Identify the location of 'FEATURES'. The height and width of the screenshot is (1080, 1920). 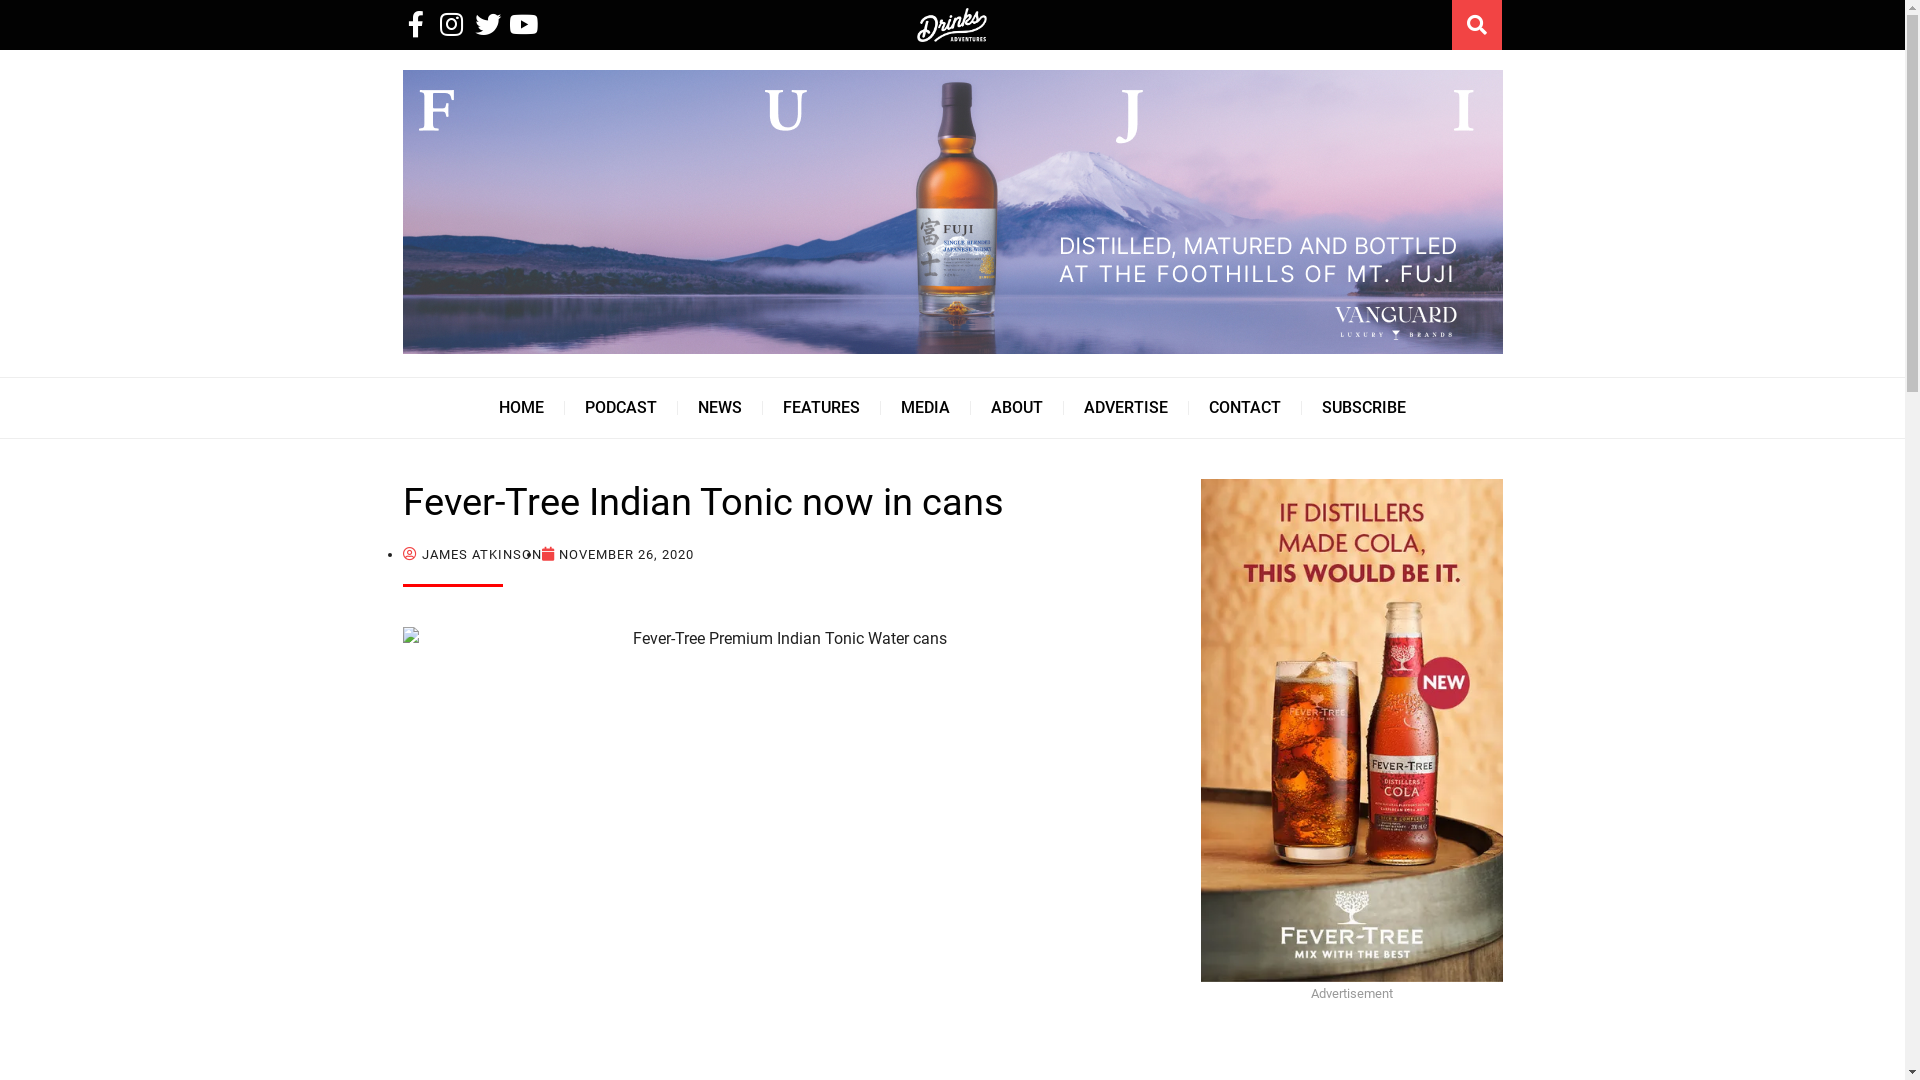
(821, 407).